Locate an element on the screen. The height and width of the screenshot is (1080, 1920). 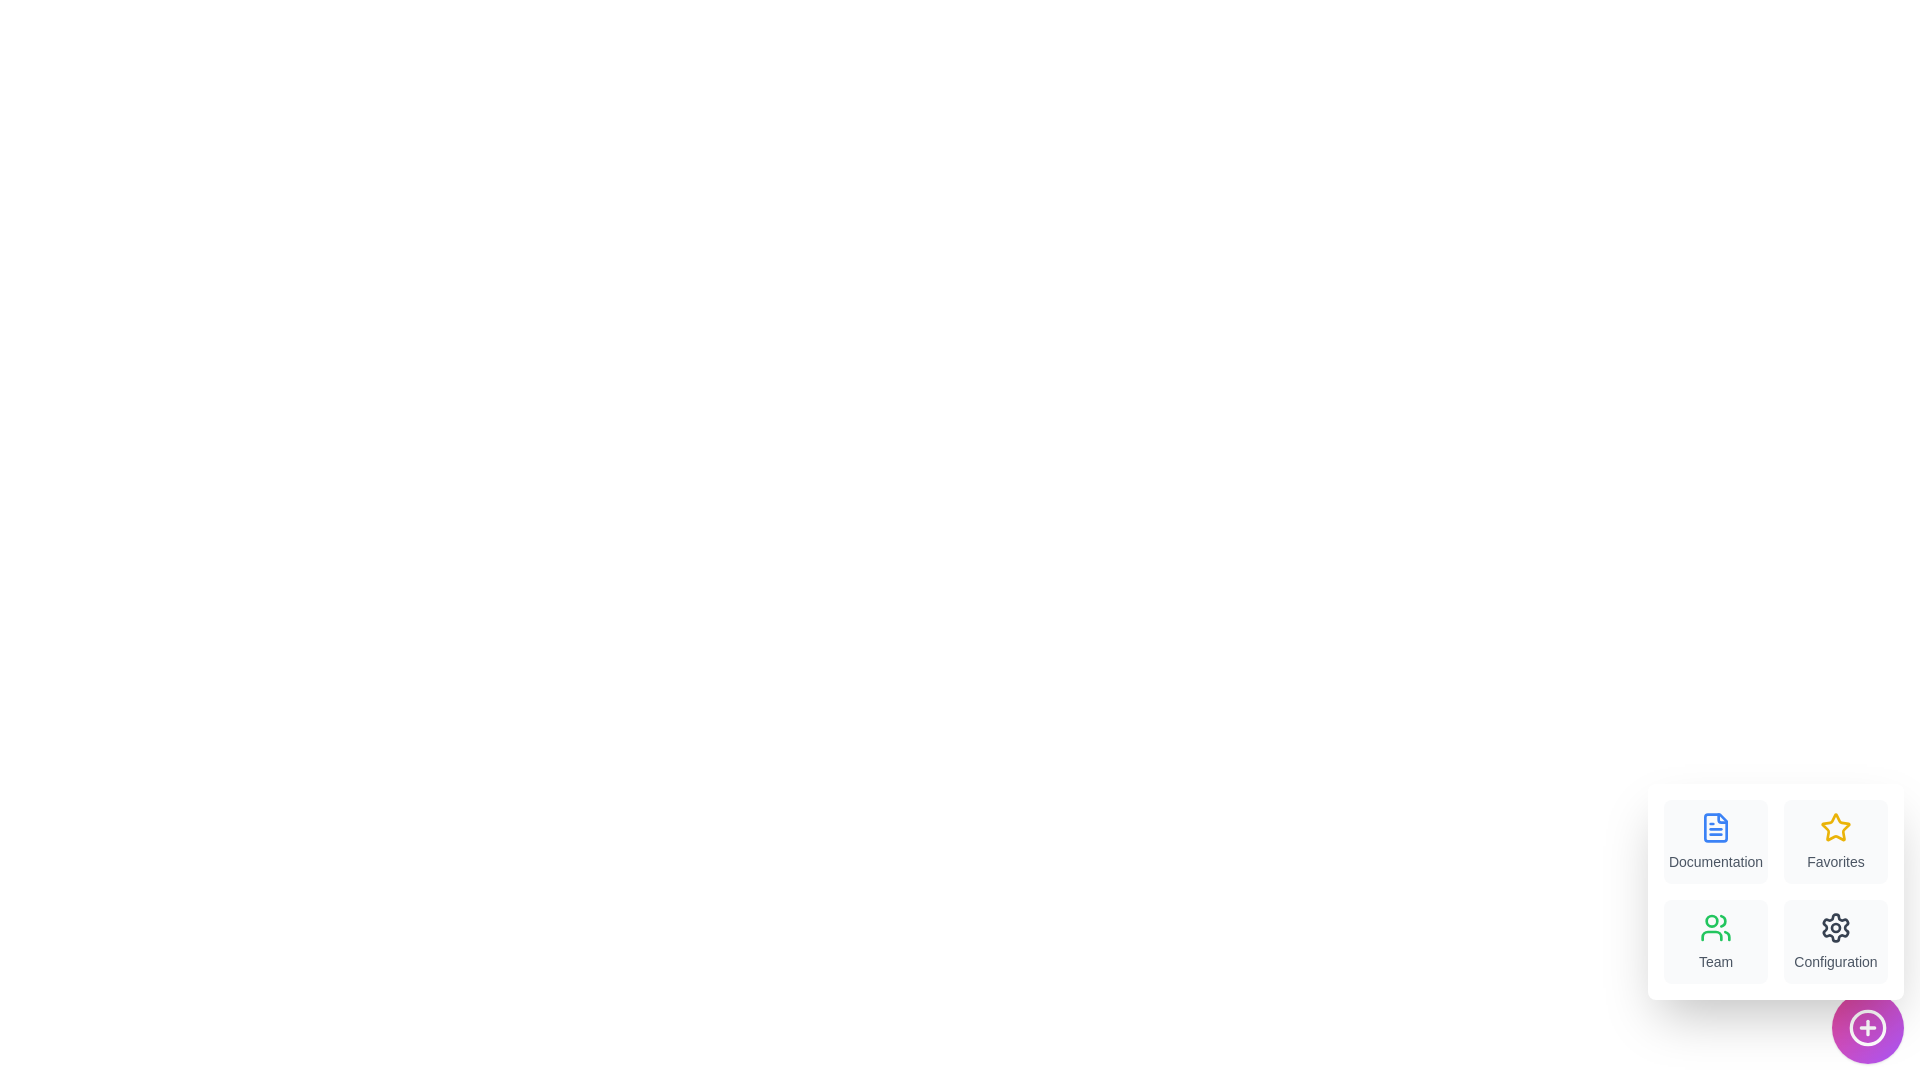
the floating action button to toggle the menu visibility is located at coordinates (1866, 1028).